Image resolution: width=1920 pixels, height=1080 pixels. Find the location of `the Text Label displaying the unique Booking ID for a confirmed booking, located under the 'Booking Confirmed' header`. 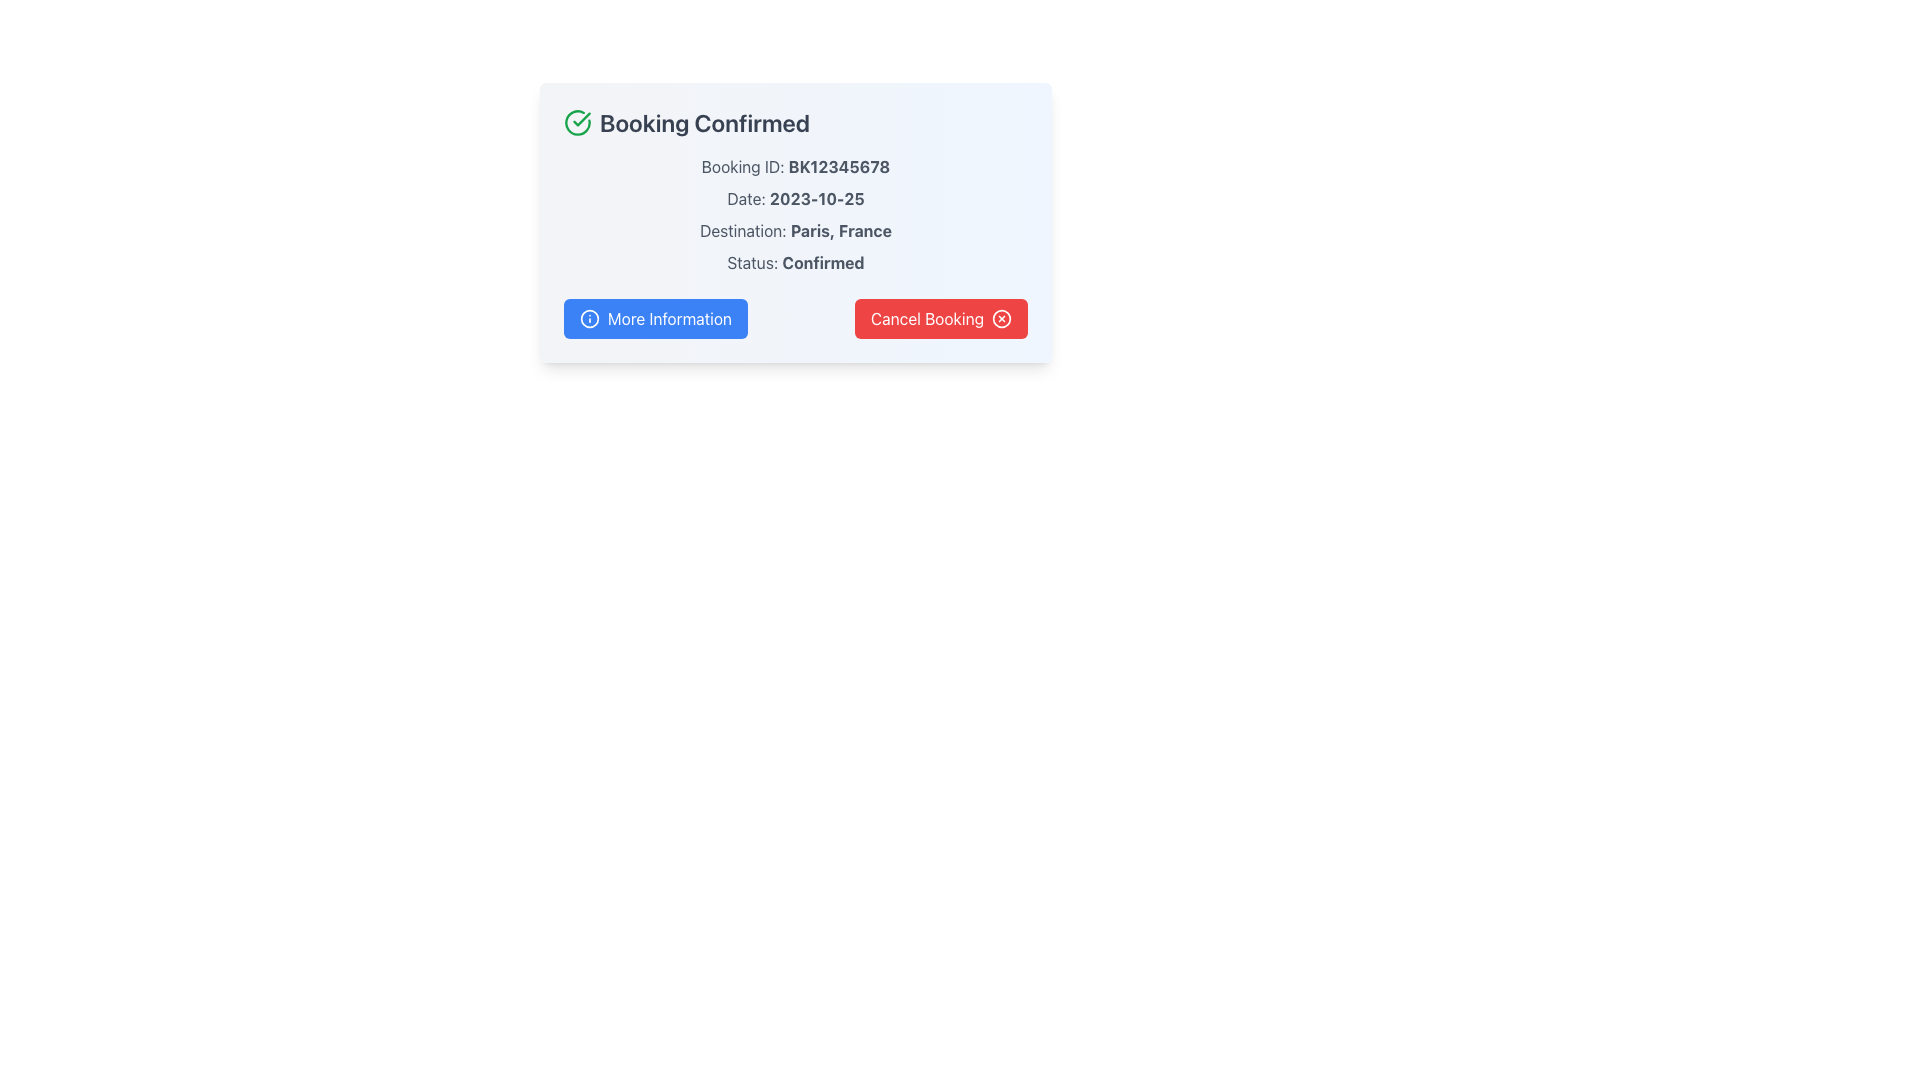

the Text Label displaying the unique Booking ID for a confirmed booking, located under the 'Booking Confirmed' header is located at coordinates (795, 165).